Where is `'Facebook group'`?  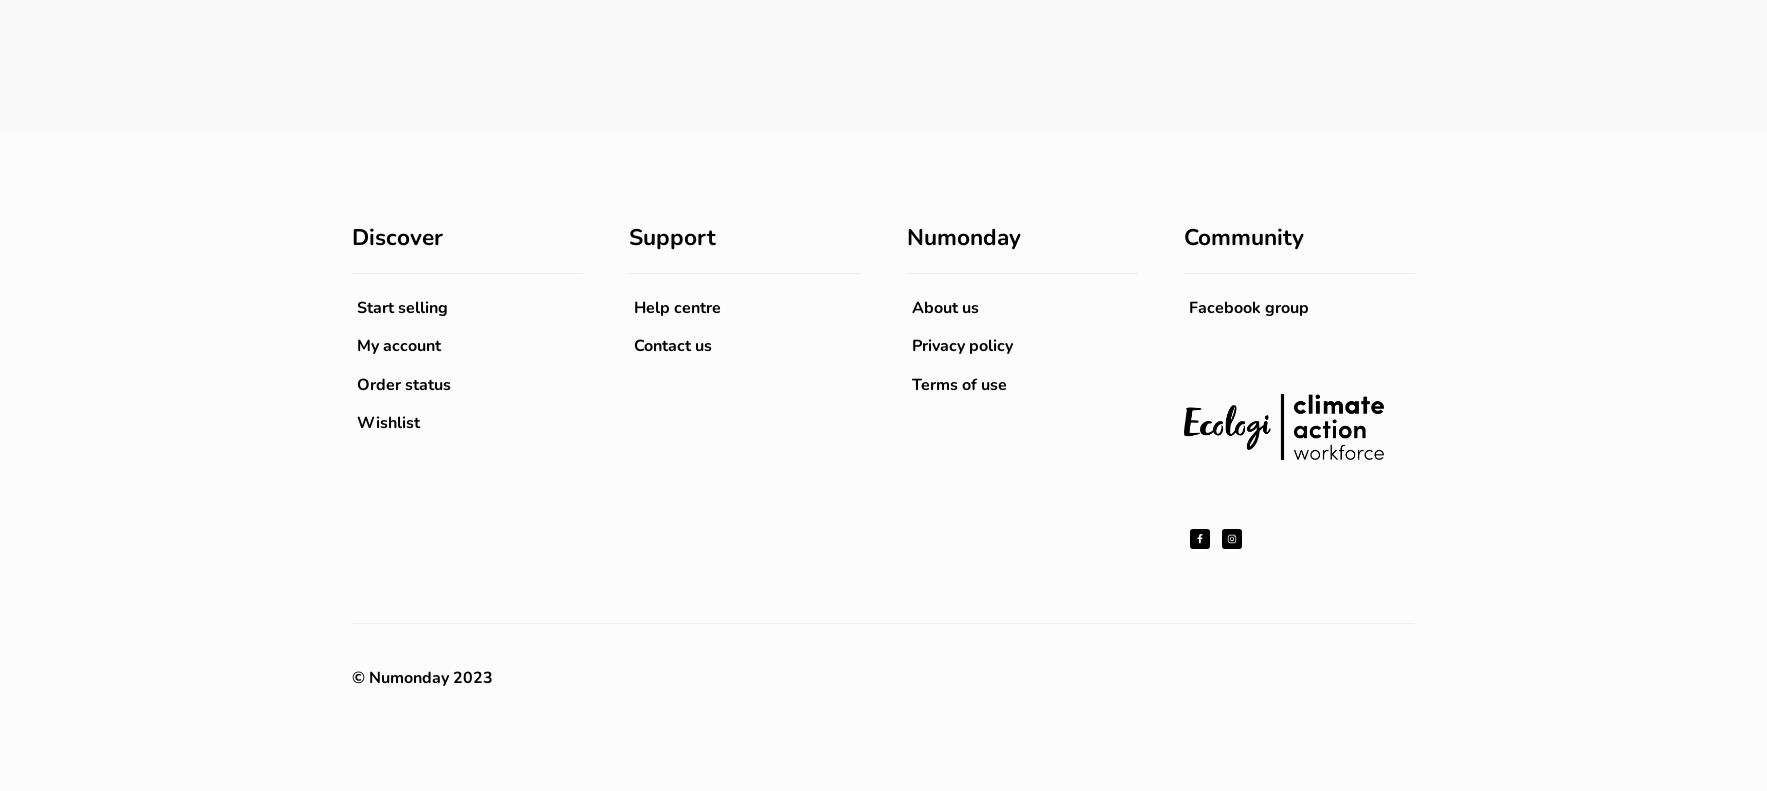 'Facebook group' is located at coordinates (1188, 306).